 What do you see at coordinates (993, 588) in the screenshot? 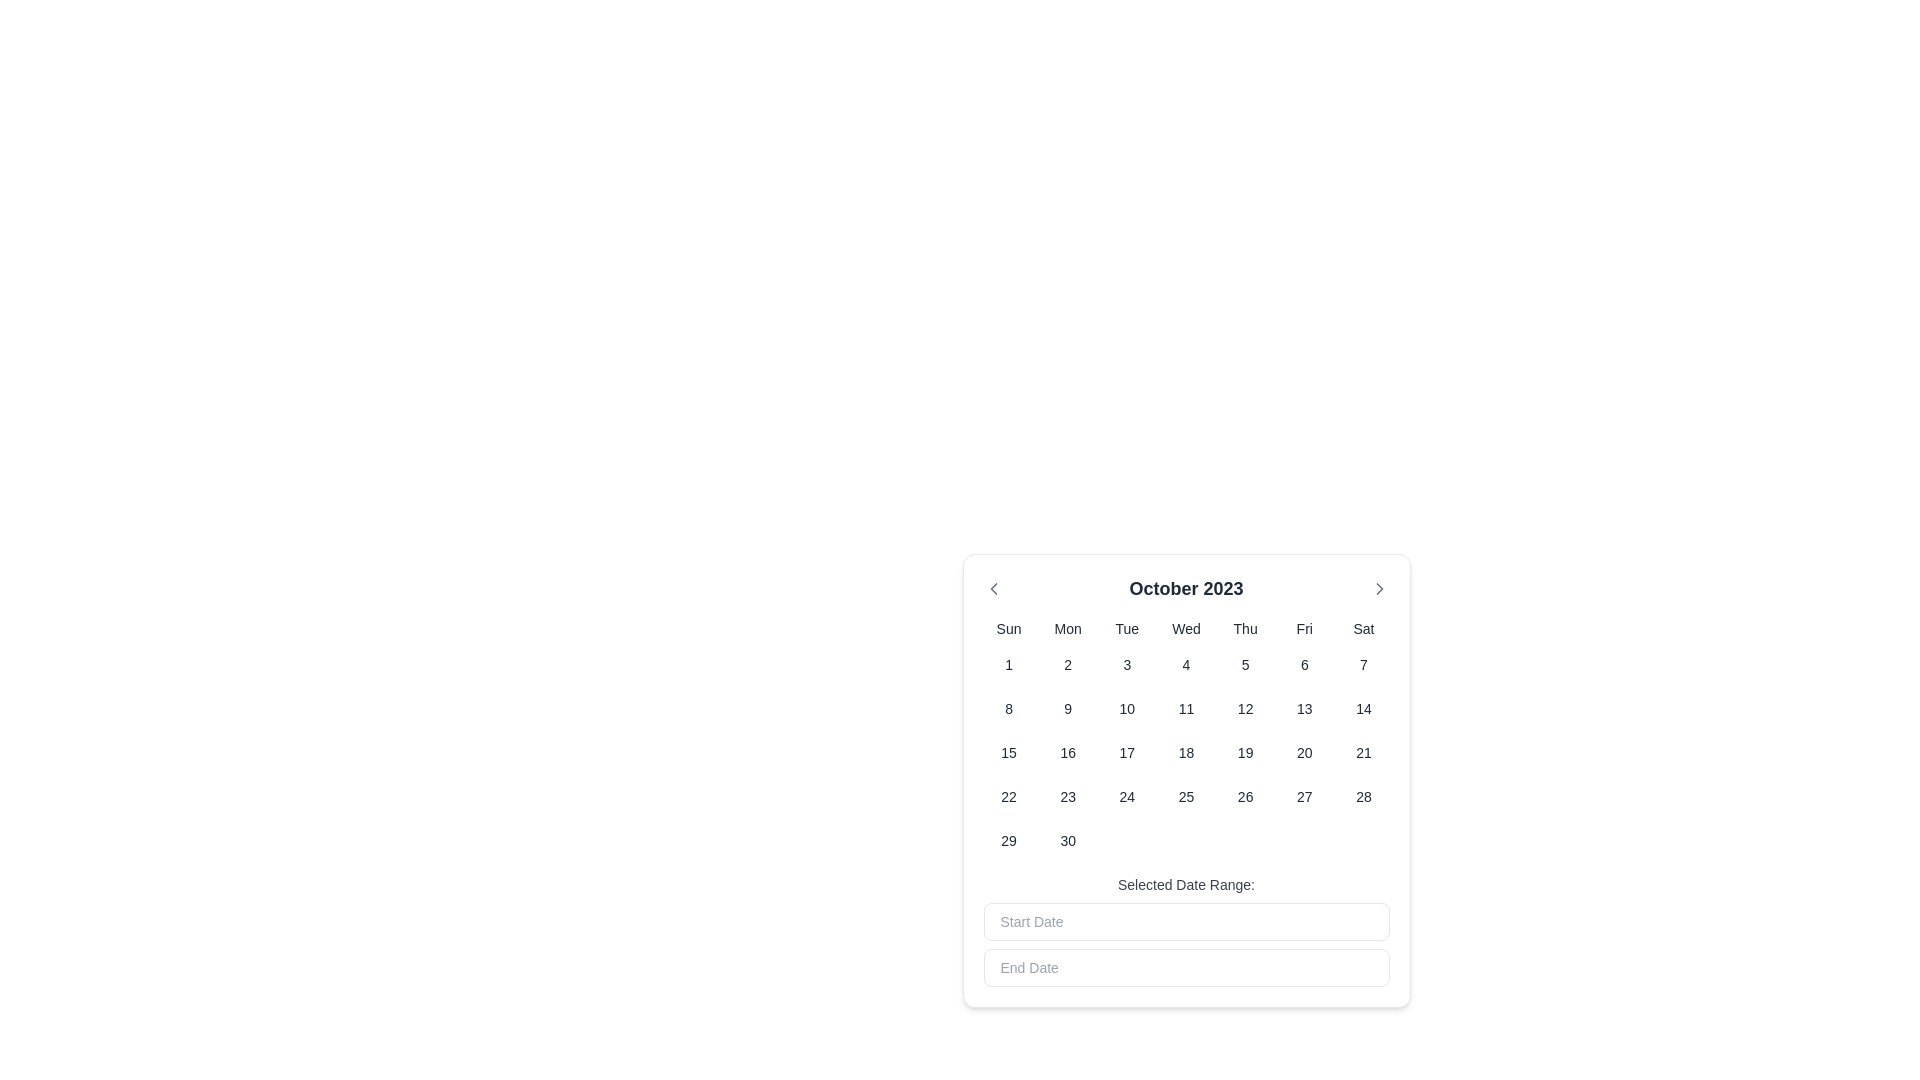
I see `the leftward-pointing chevron button located at the top left corner of the calendar interface` at bounding box center [993, 588].